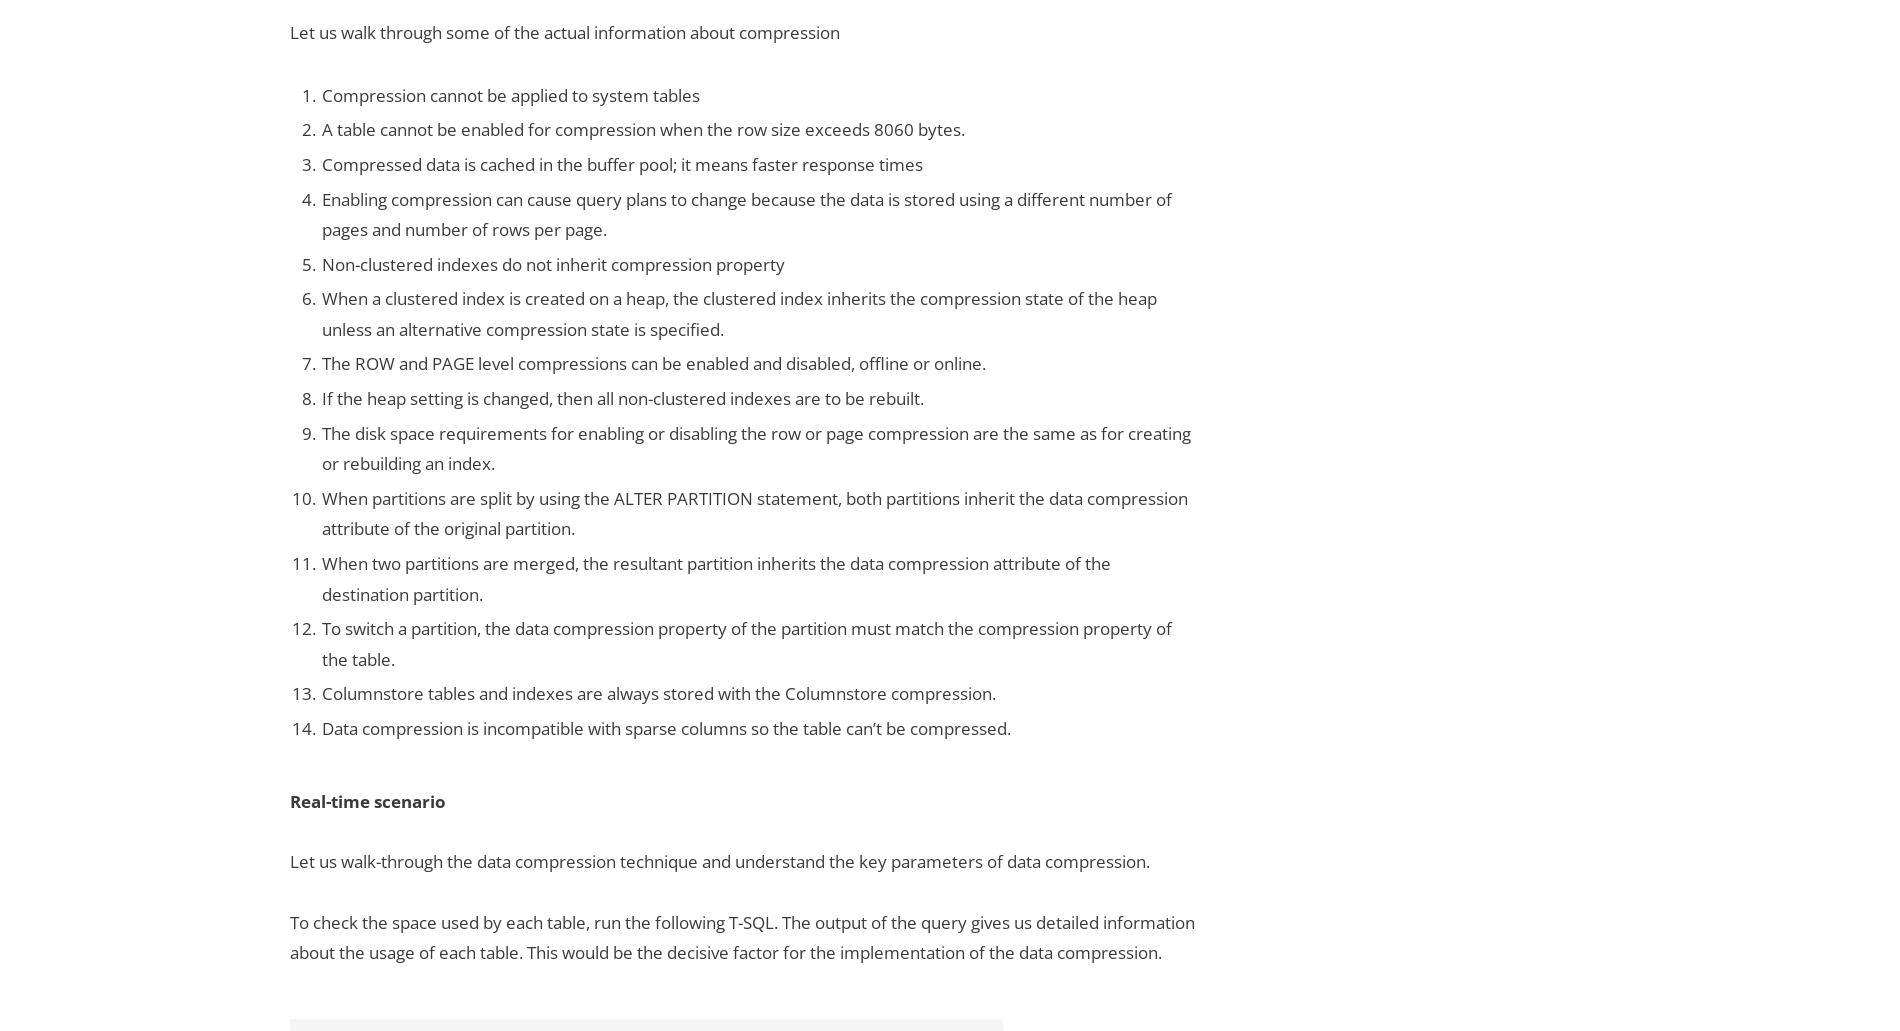  What do you see at coordinates (553, 263) in the screenshot?
I see `'Non-clustered indexes do not inherit compression property'` at bounding box center [553, 263].